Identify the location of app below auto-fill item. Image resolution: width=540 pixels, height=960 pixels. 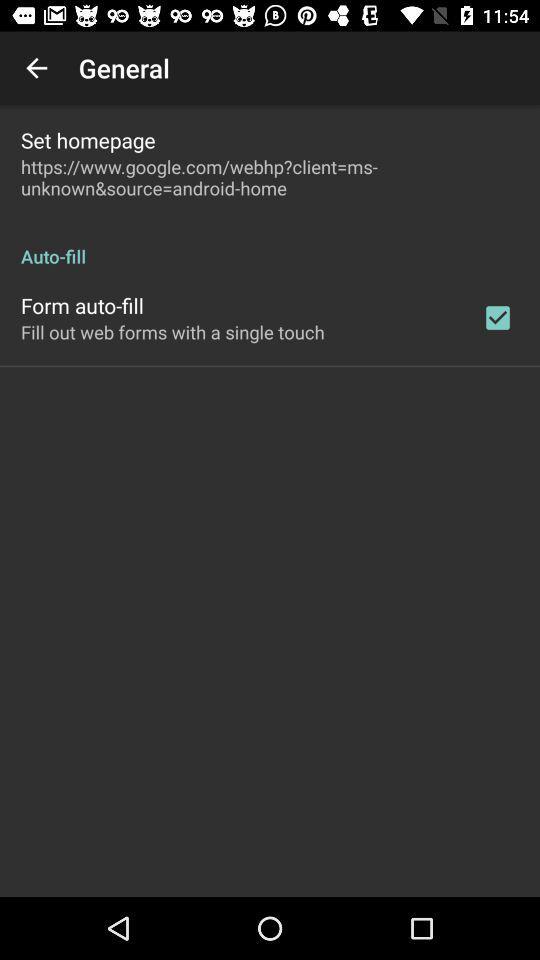
(496, 317).